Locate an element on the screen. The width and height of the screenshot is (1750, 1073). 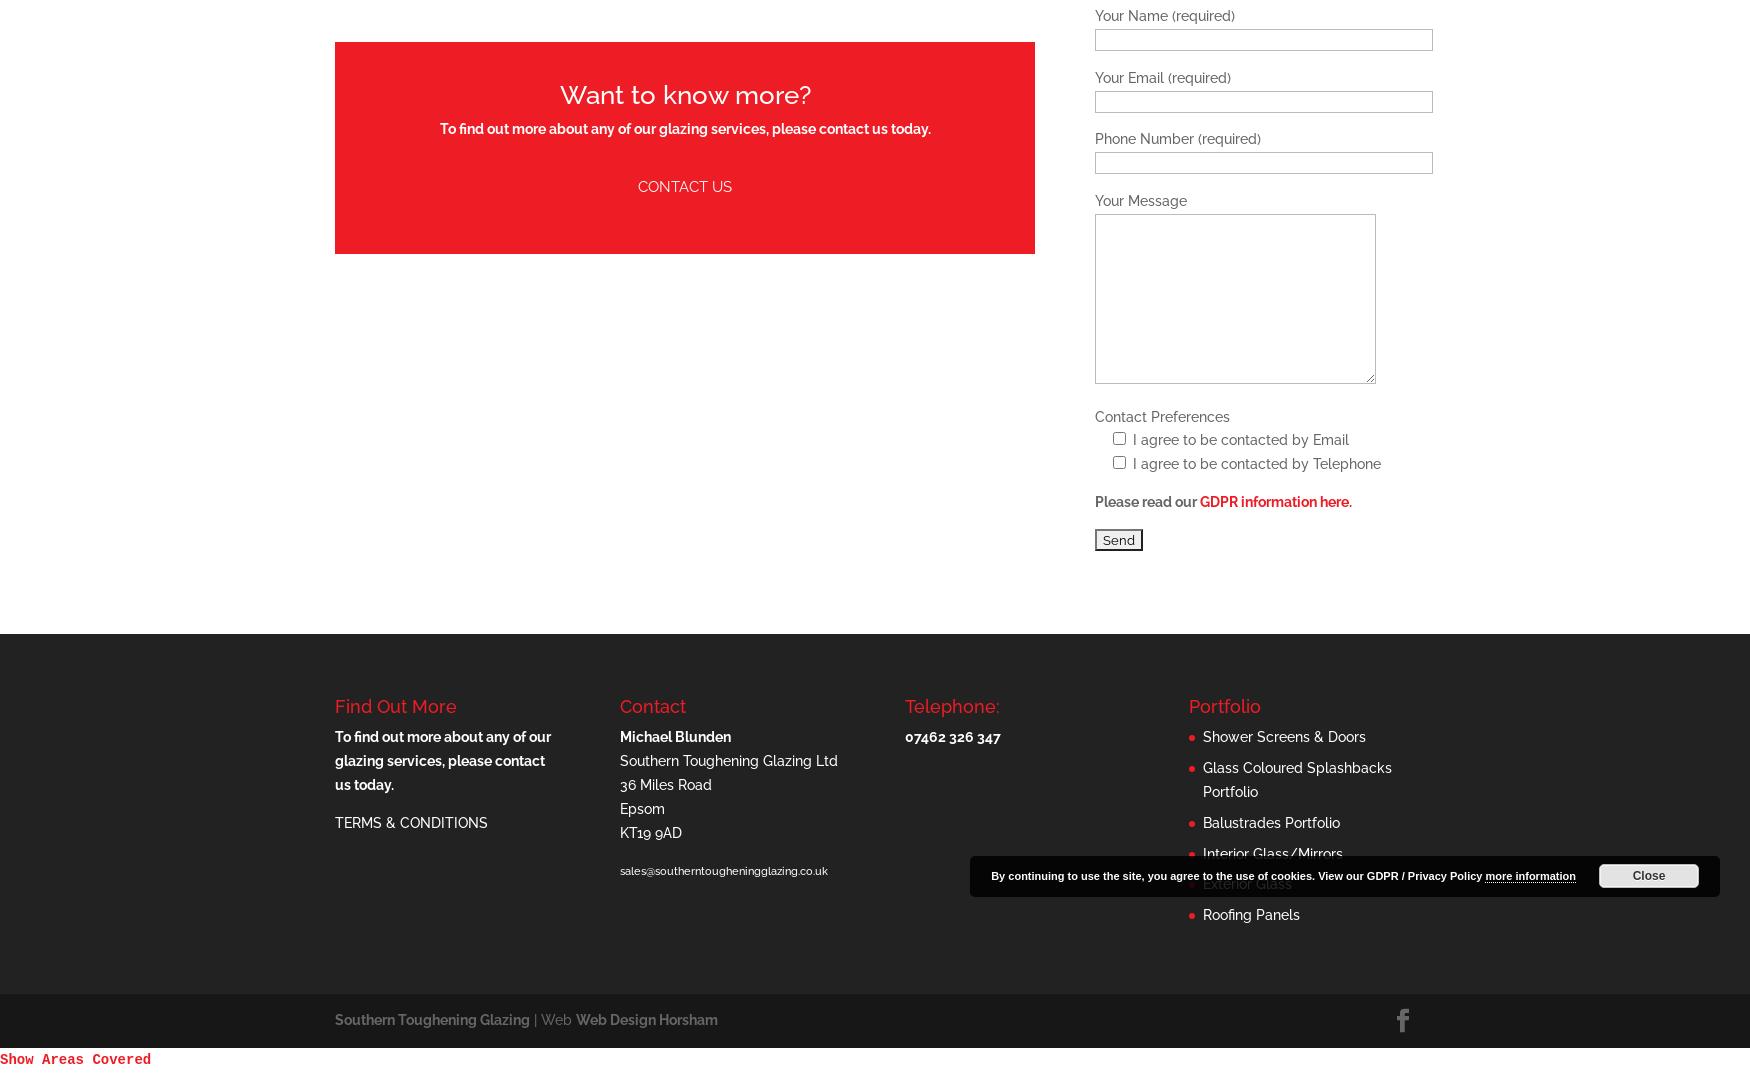
'By continuing to use the site, you agree to the use of cookies. View our GDPR / Privacy Policy' is located at coordinates (1237, 874).